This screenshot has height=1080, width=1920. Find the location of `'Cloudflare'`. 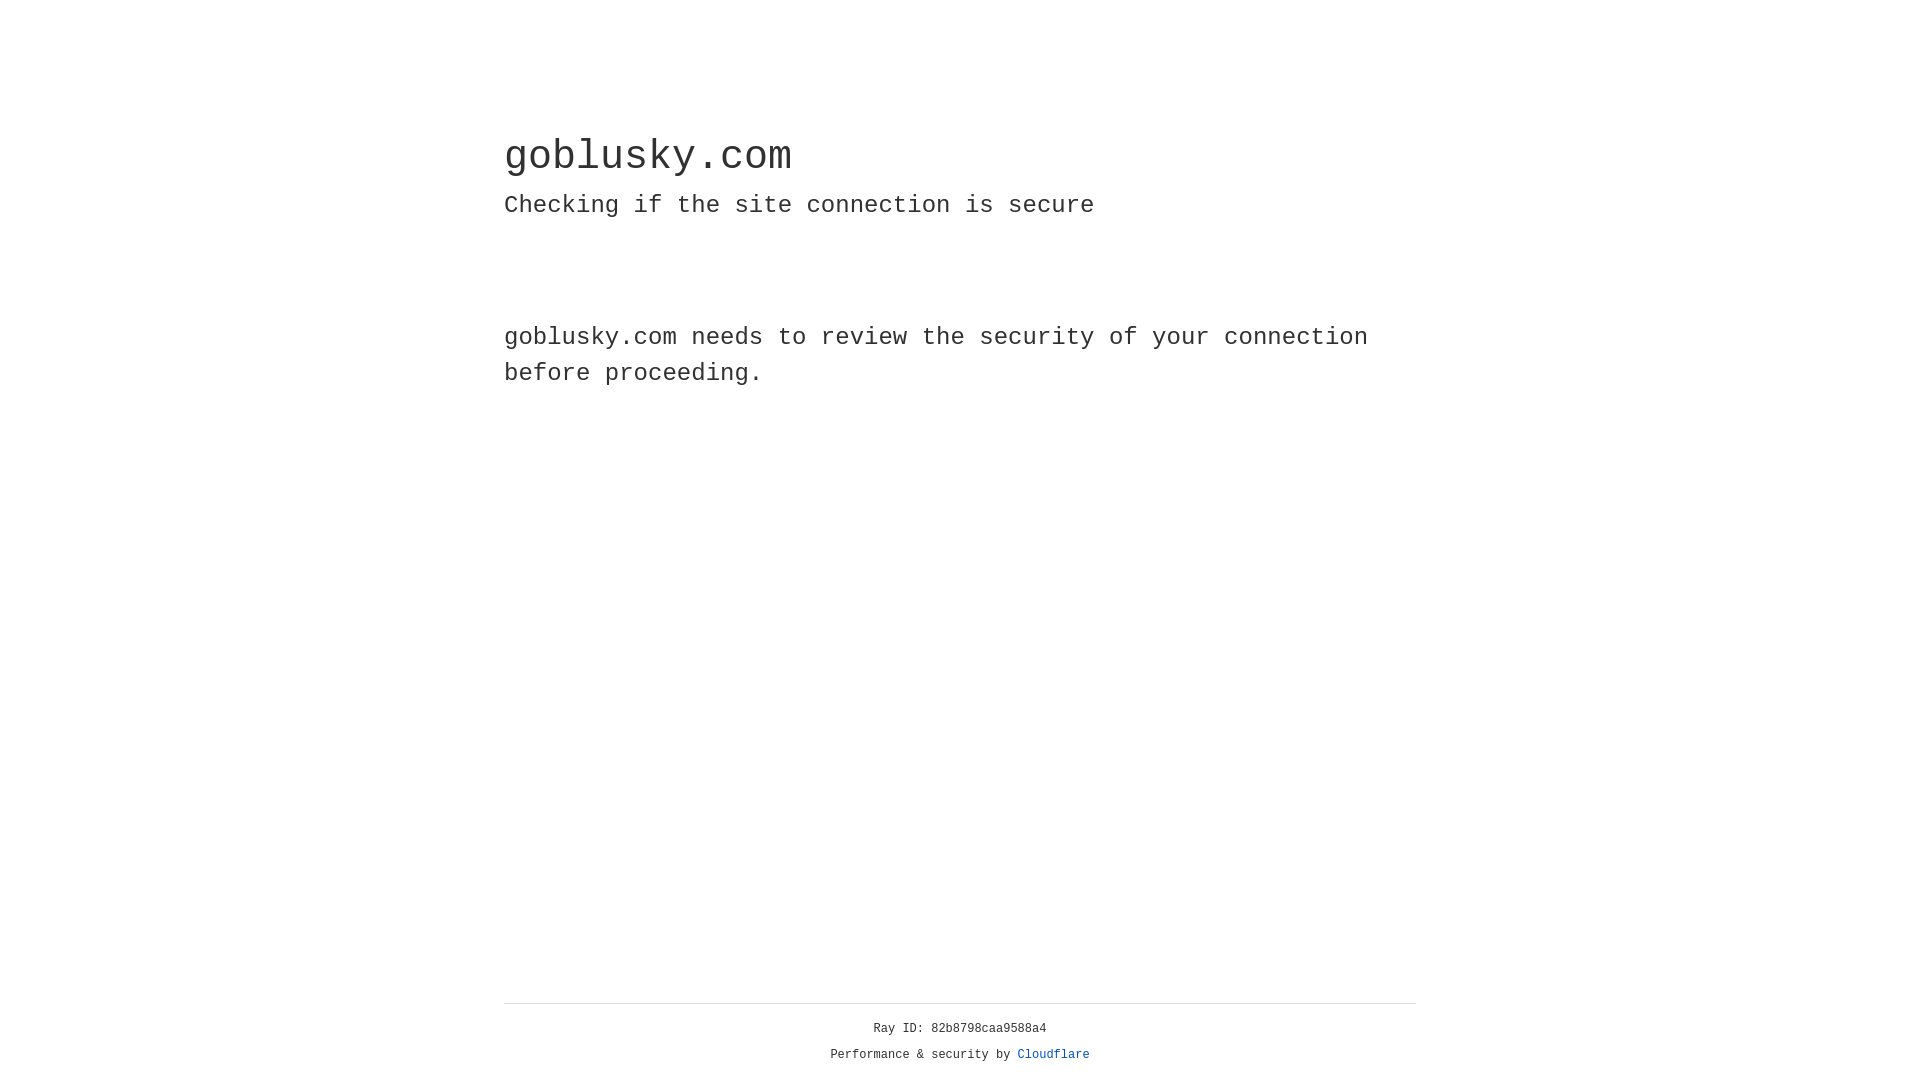

'Cloudflare' is located at coordinates (1053, 1054).